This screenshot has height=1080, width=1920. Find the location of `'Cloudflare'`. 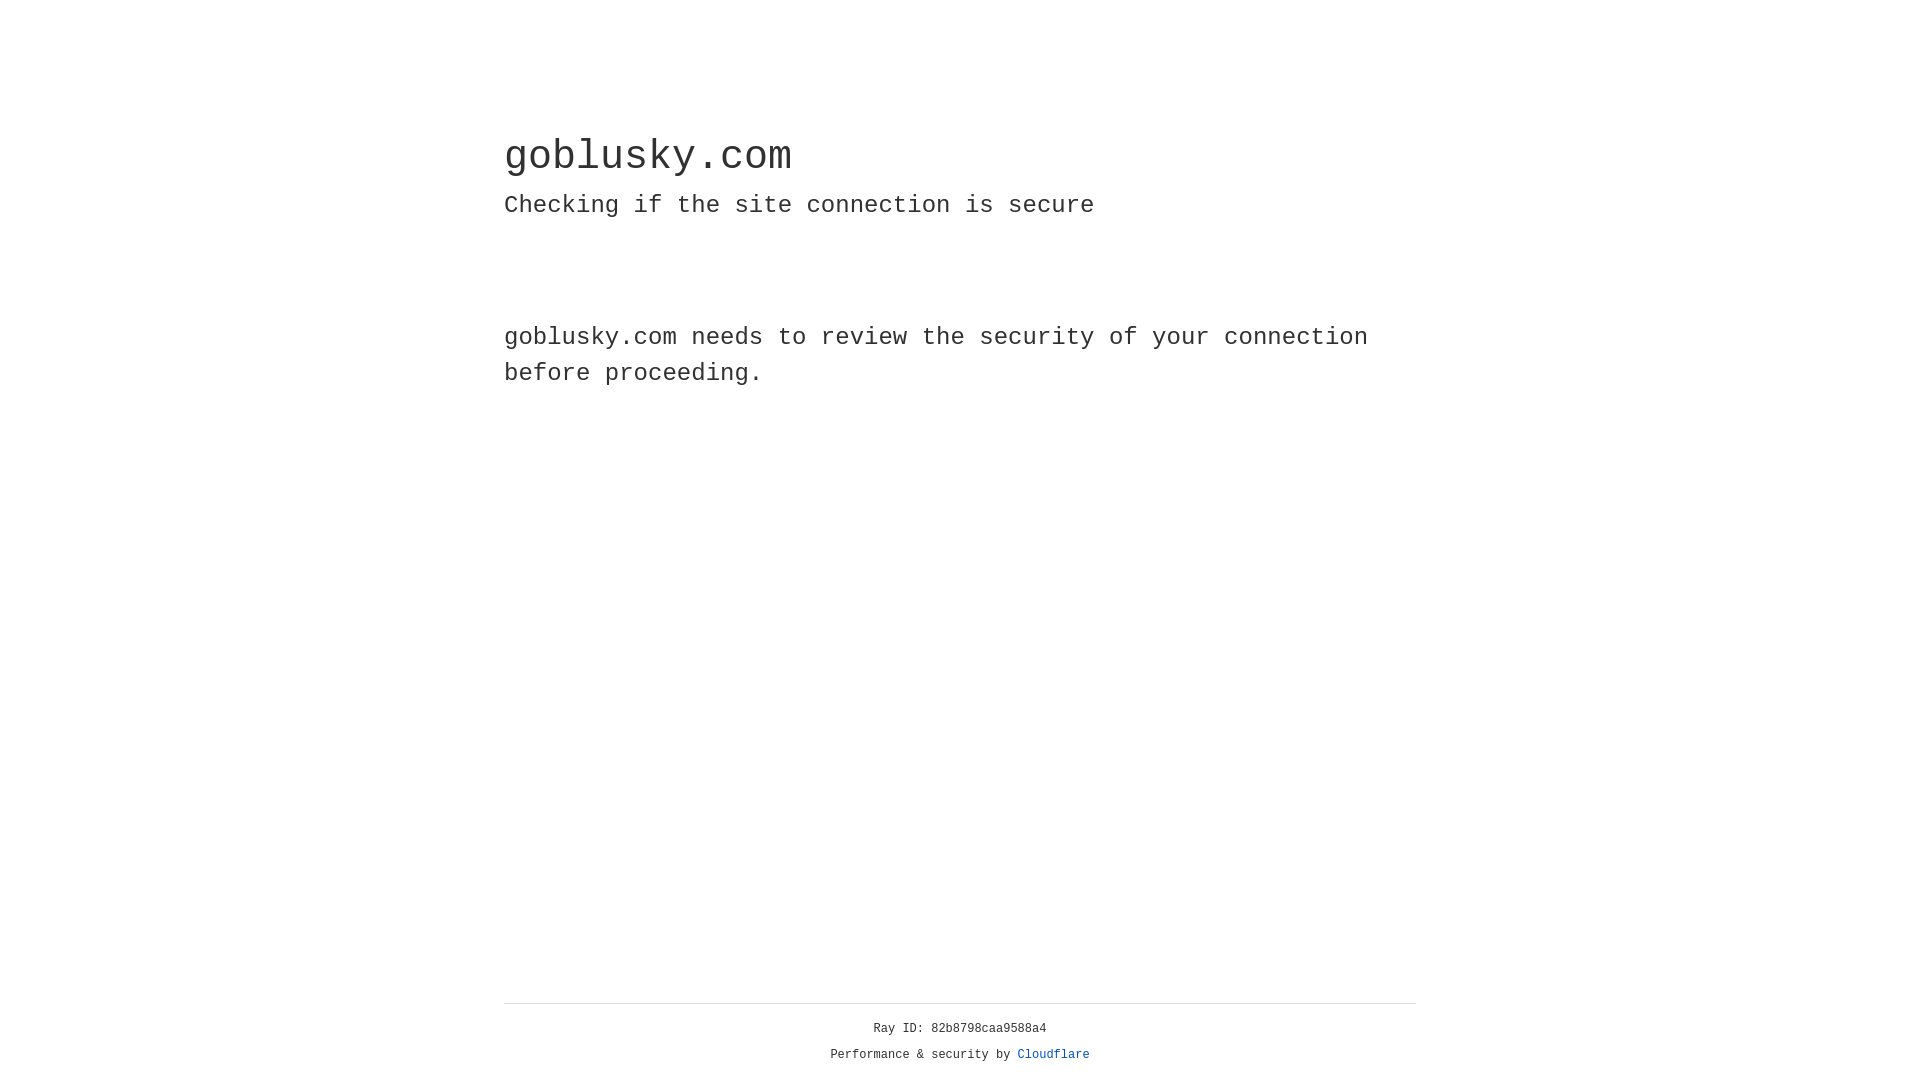

'Cloudflare' is located at coordinates (1053, 1054).